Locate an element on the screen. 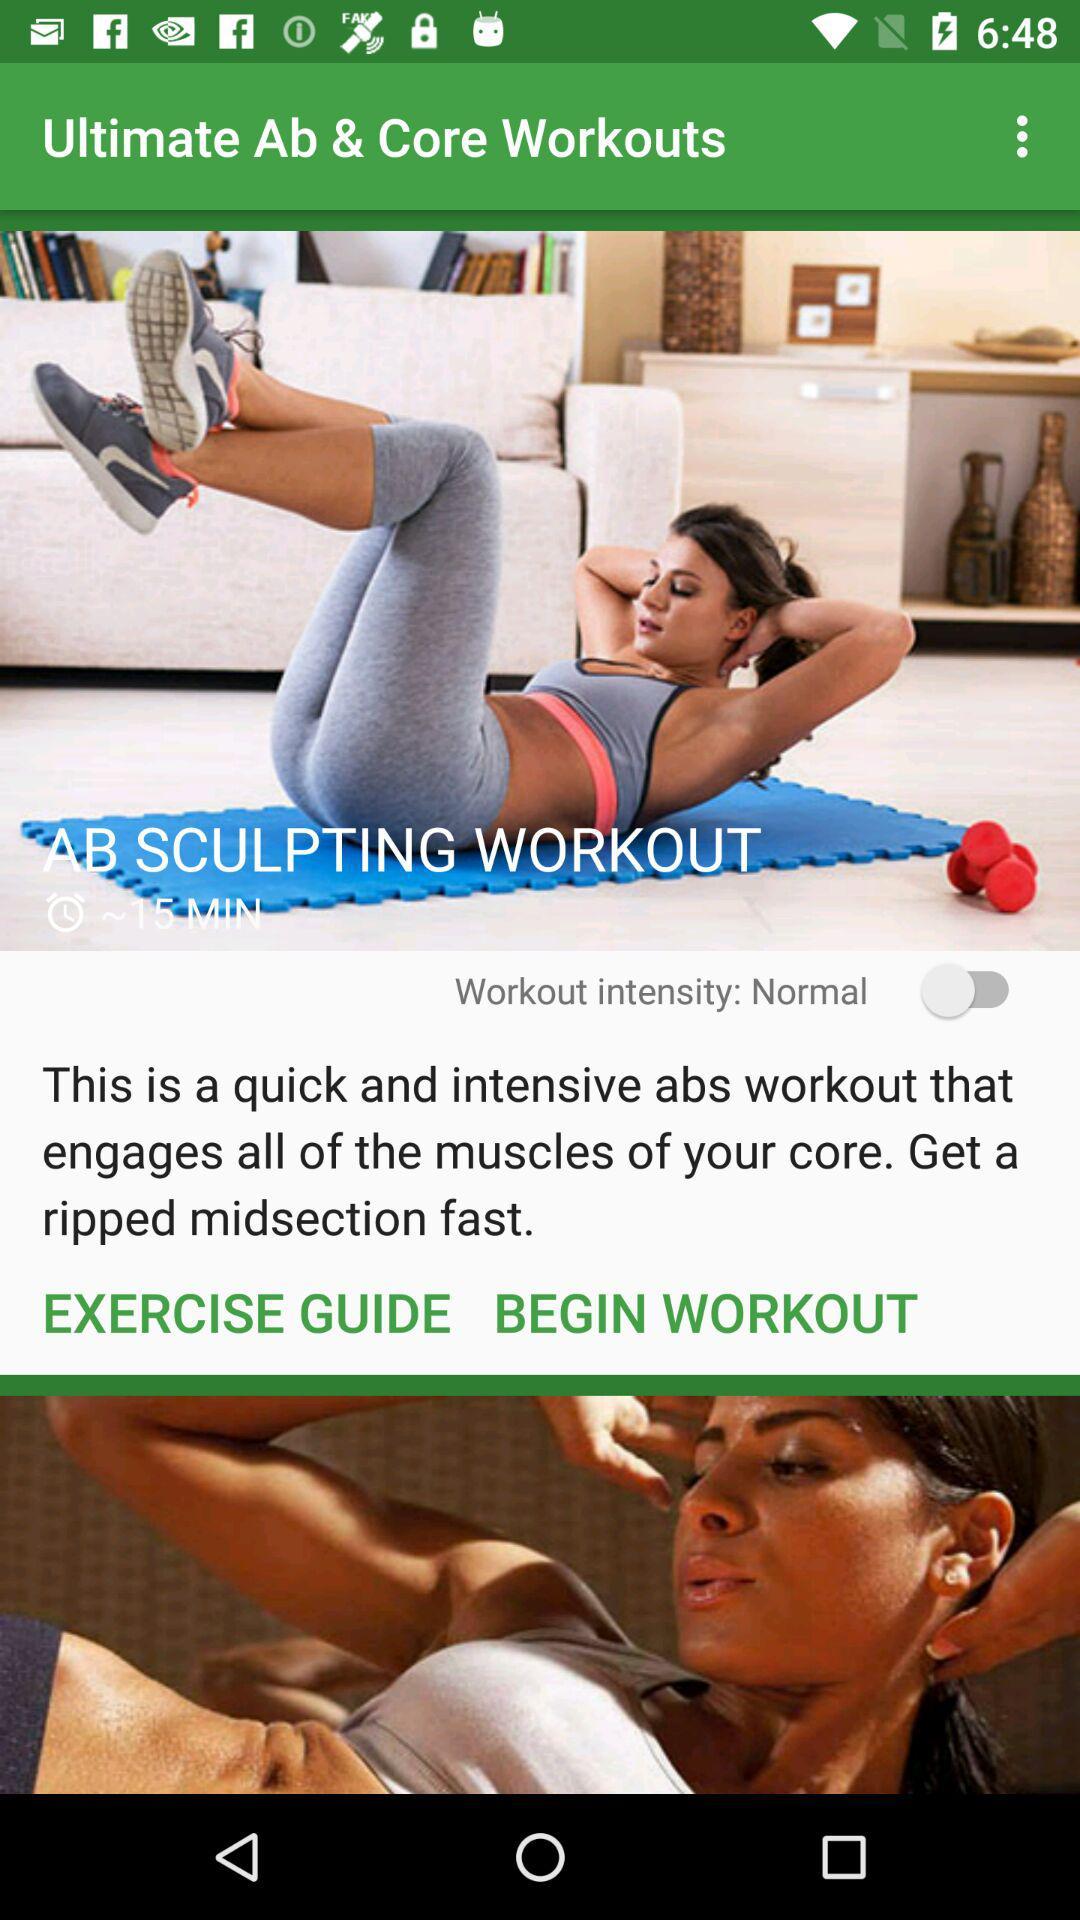 The image size is (1080, 1920). the begin workout icon is located at coordinates (705, 1311).